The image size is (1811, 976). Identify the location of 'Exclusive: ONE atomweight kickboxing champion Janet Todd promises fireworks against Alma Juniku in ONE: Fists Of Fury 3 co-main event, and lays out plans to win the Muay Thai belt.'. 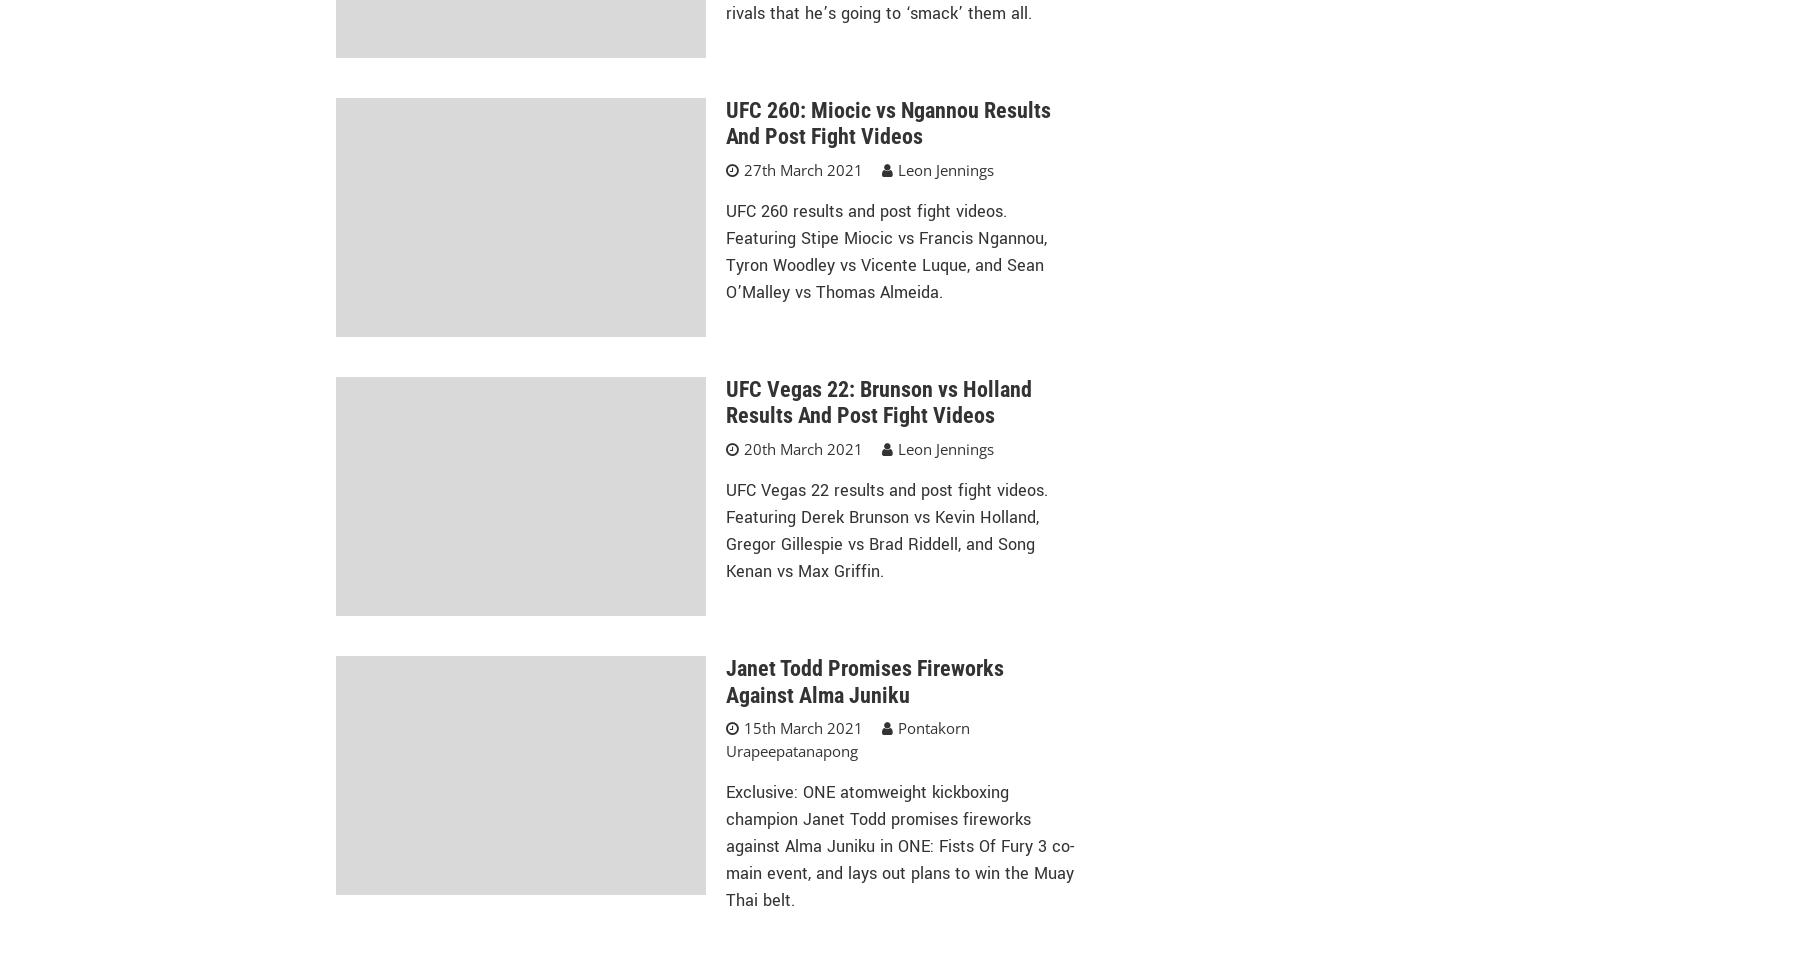
(723, 846).